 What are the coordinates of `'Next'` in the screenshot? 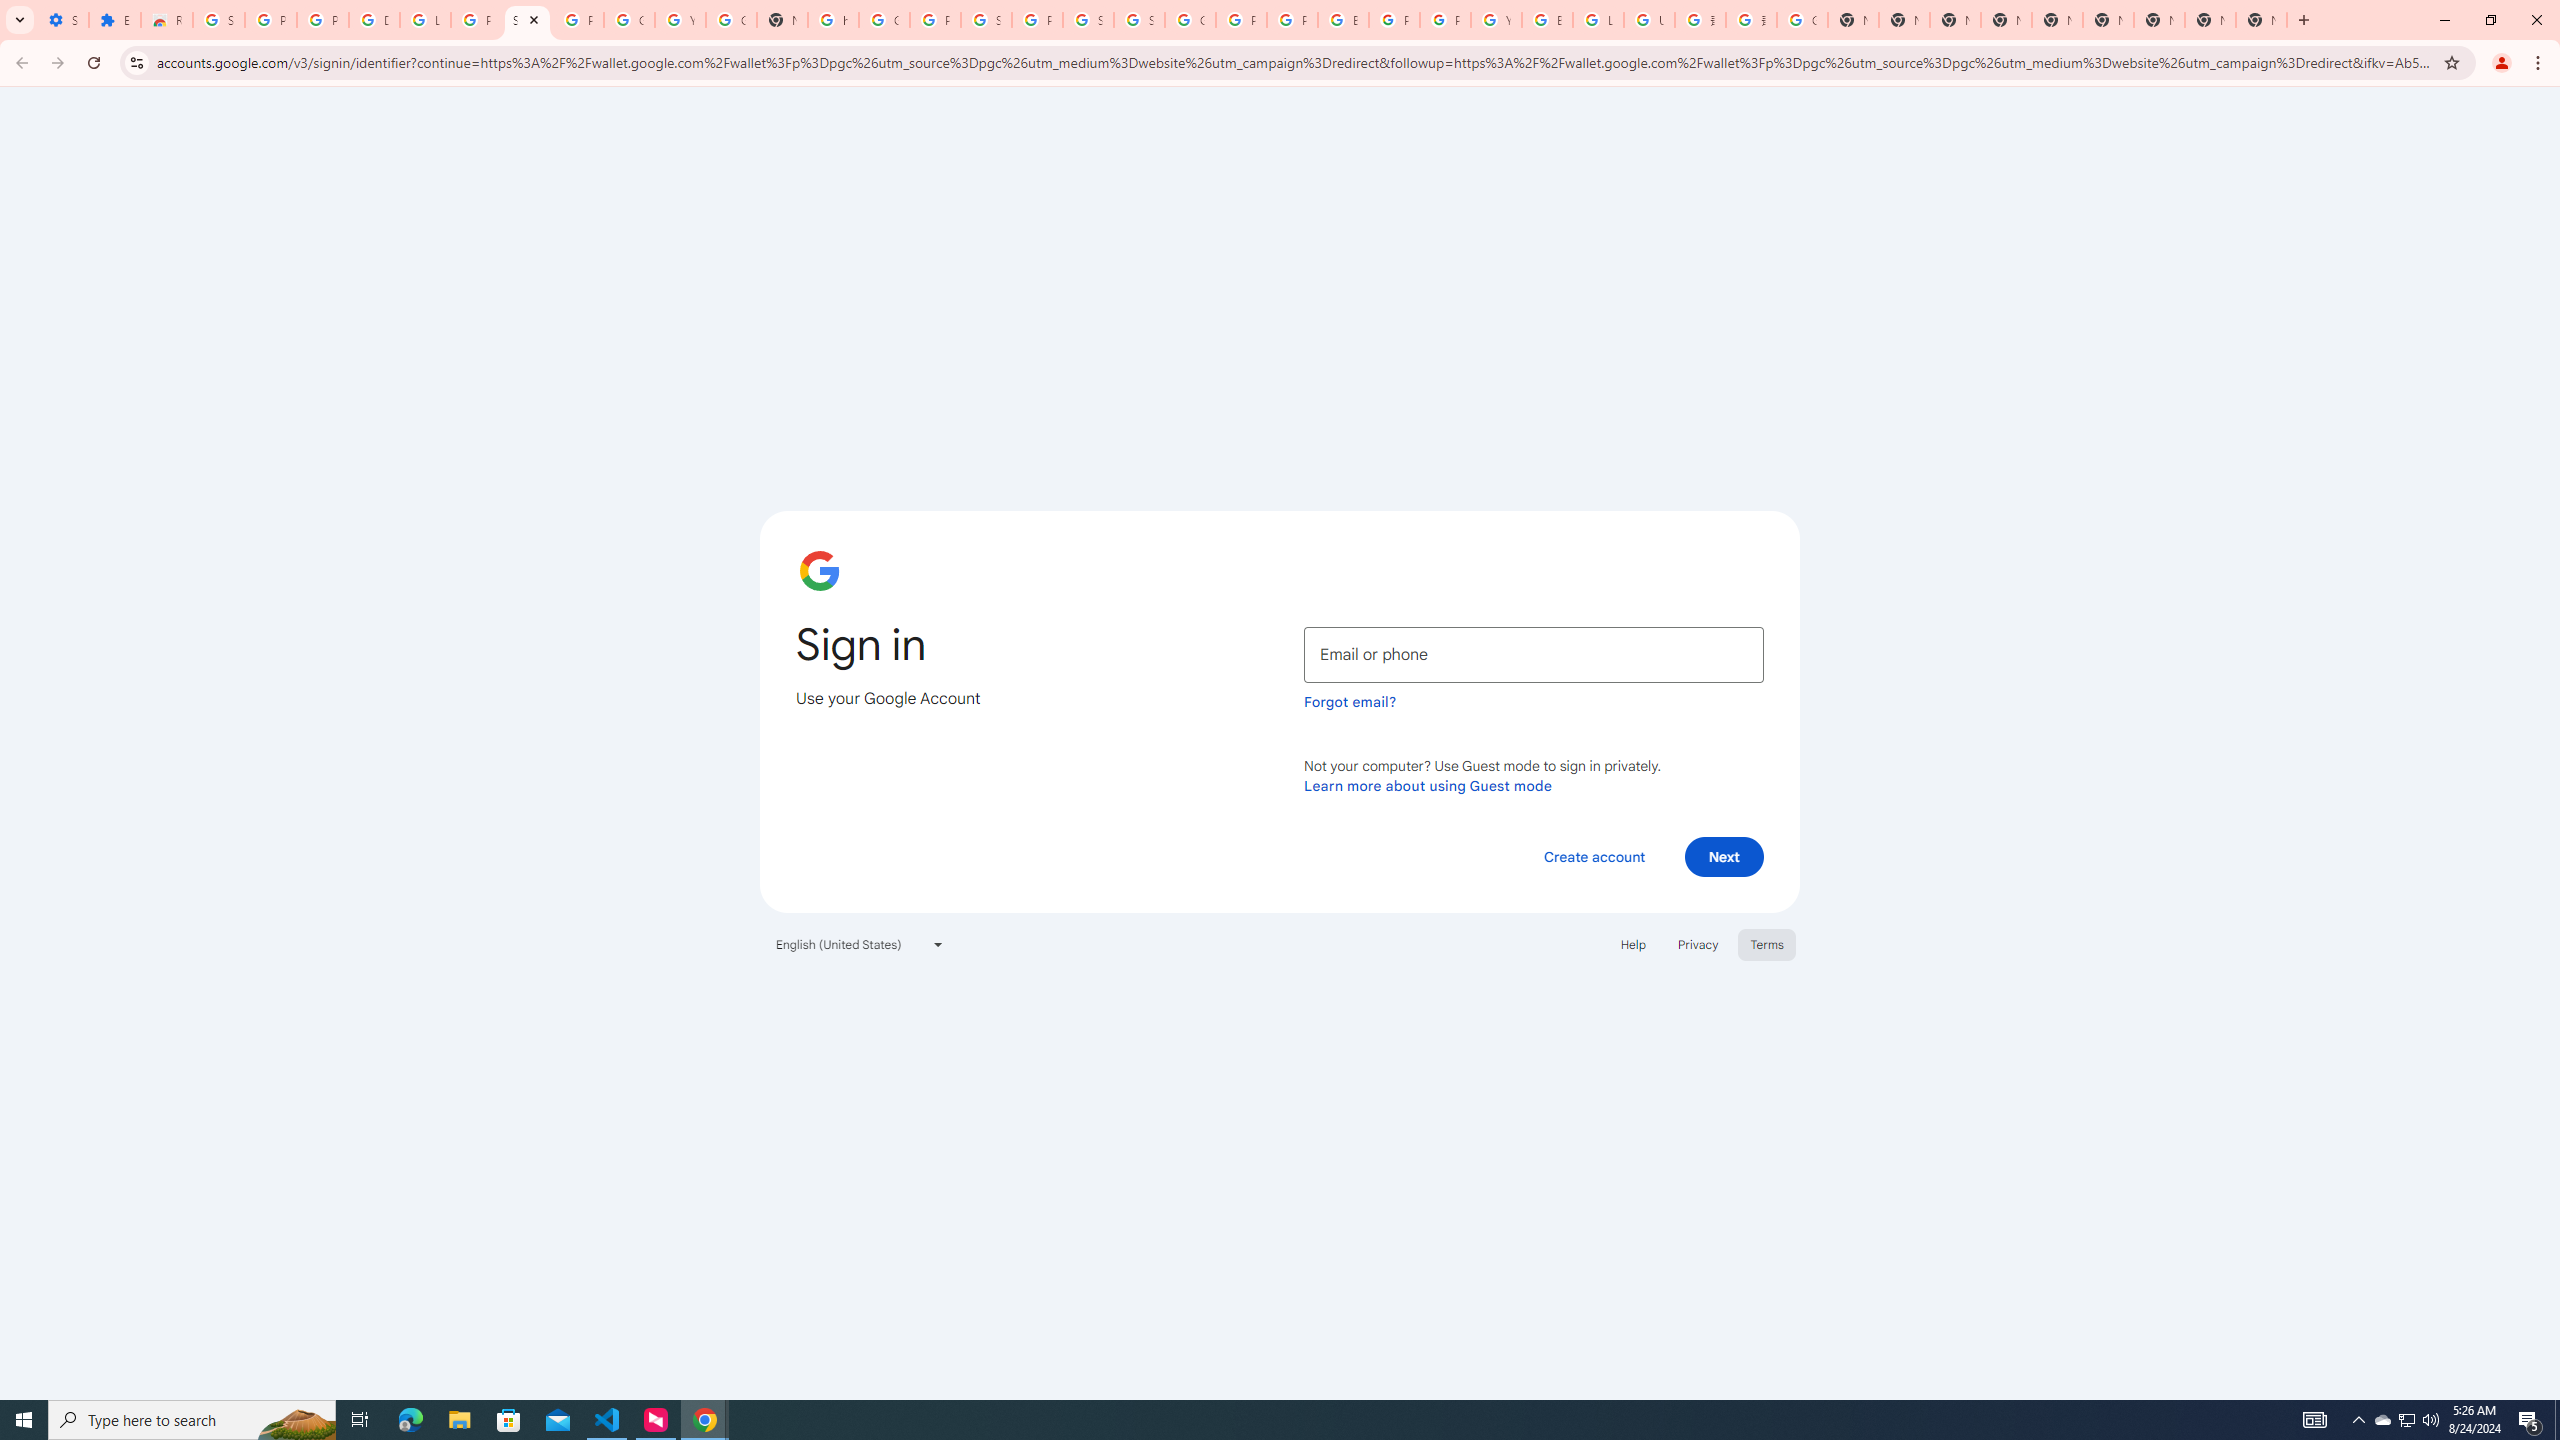 It's located at (1724, 855).